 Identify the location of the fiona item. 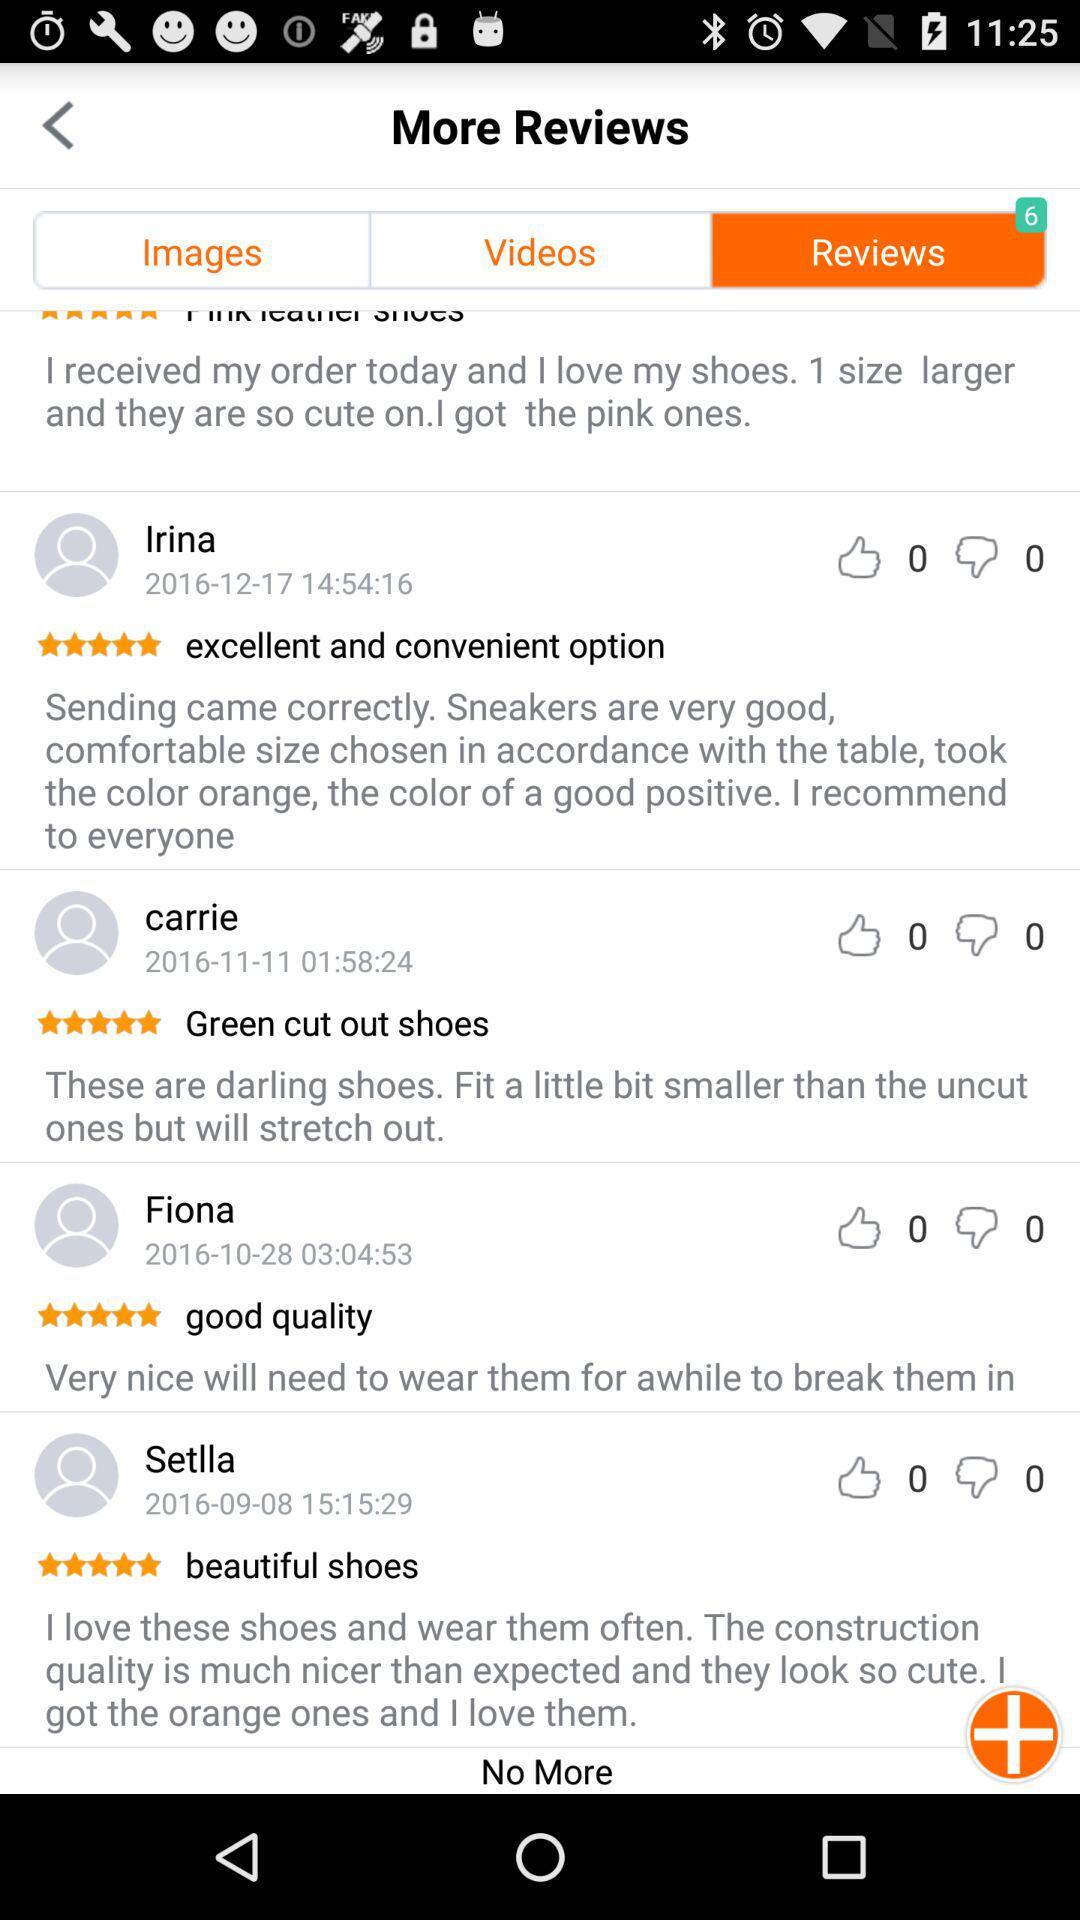
(190, 1207).